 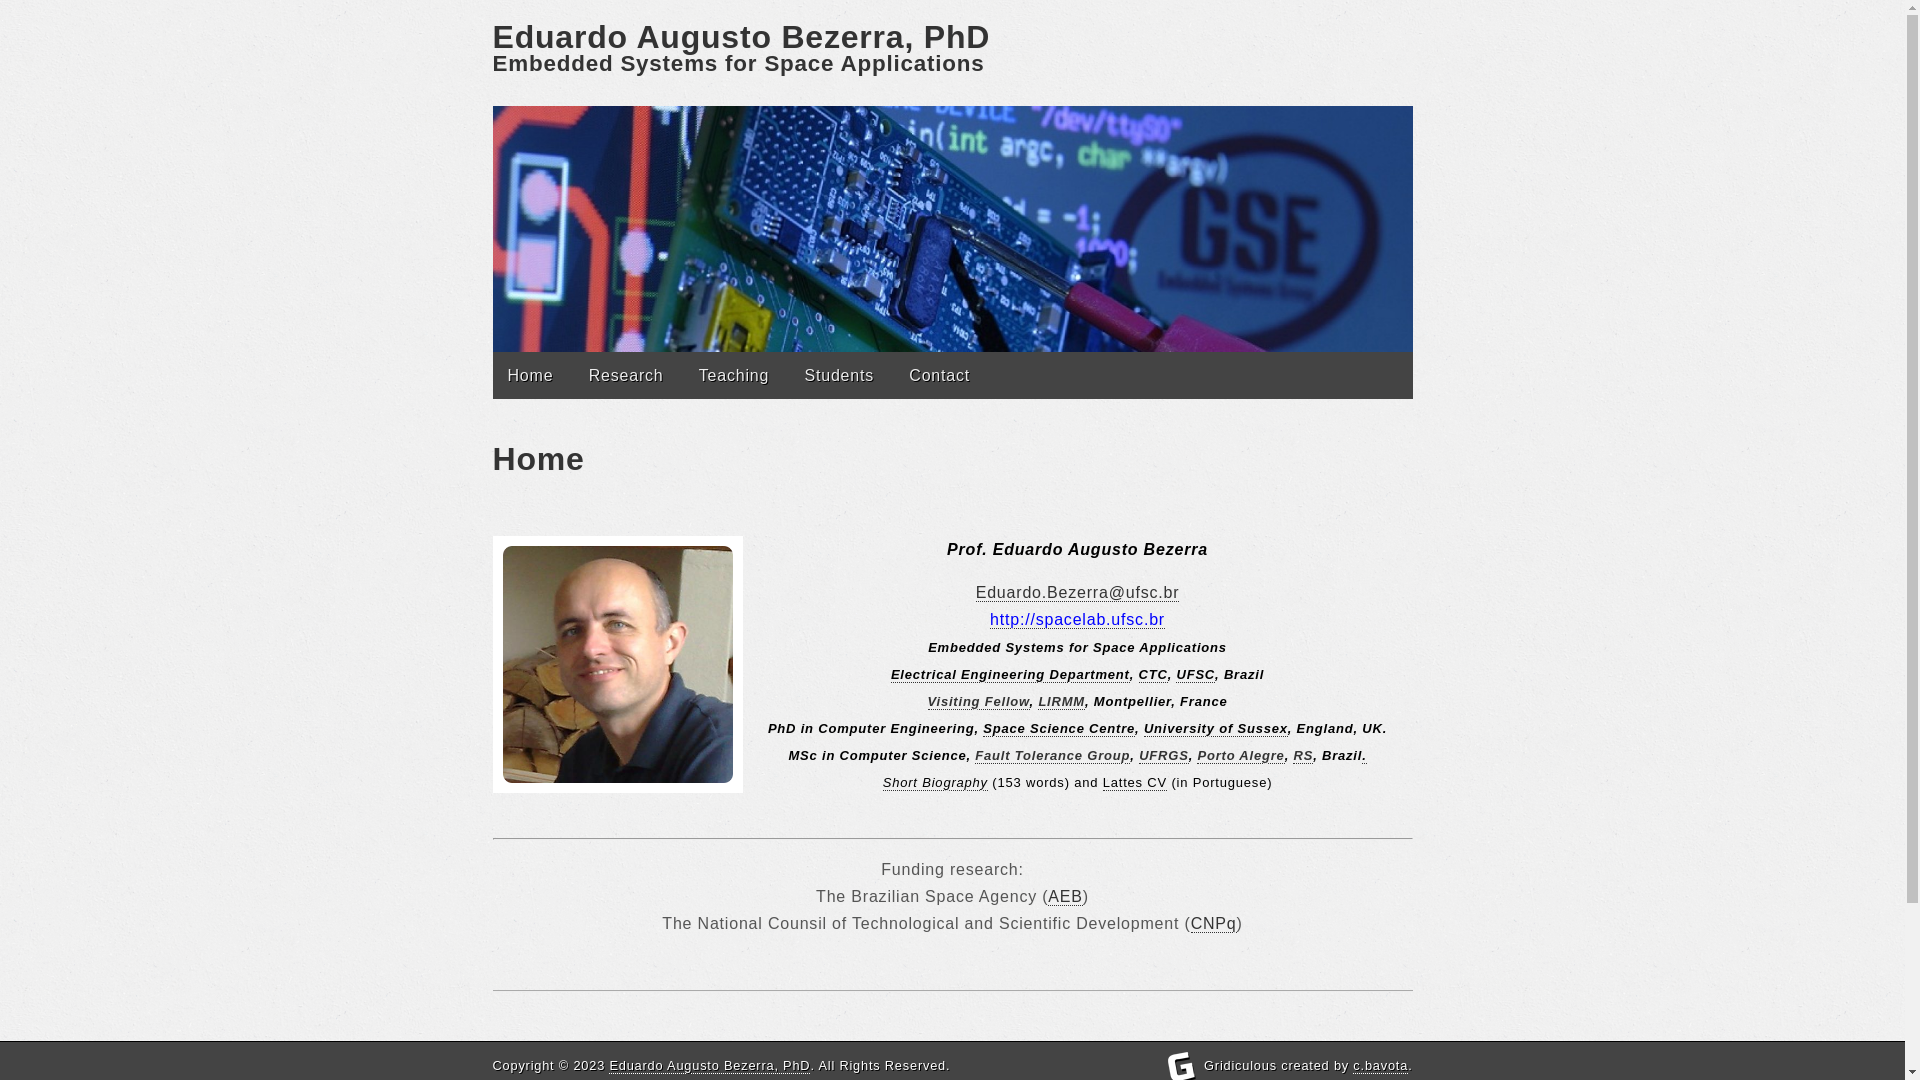 What do you see at coordinates (1060, 701) in the screenshot?
I see `'LIRMM'` at bounding box center [1060, 701].